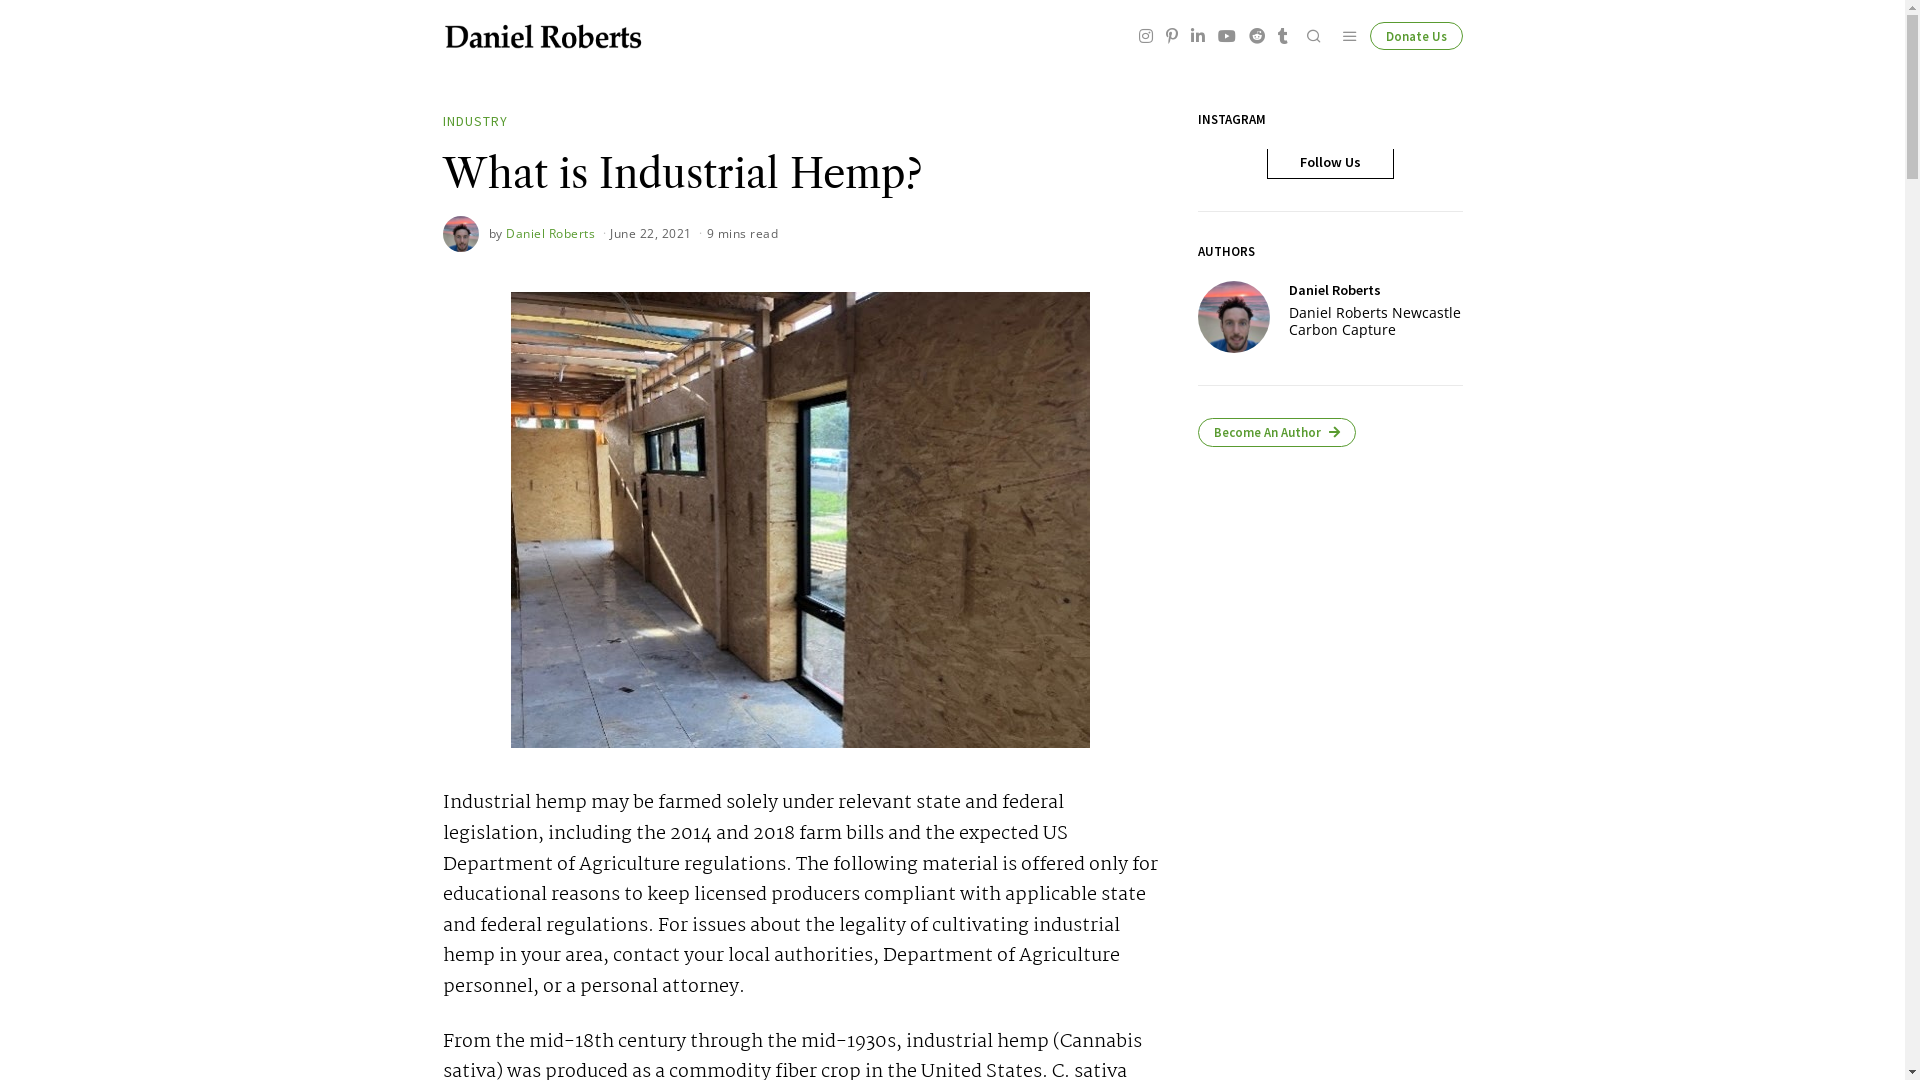 The image size is (1920, 1080). What do you see at coordinates (1289, 289) in the screenshot?
I see `'Daniel Roberts'` at bounding box center [1289, 289].